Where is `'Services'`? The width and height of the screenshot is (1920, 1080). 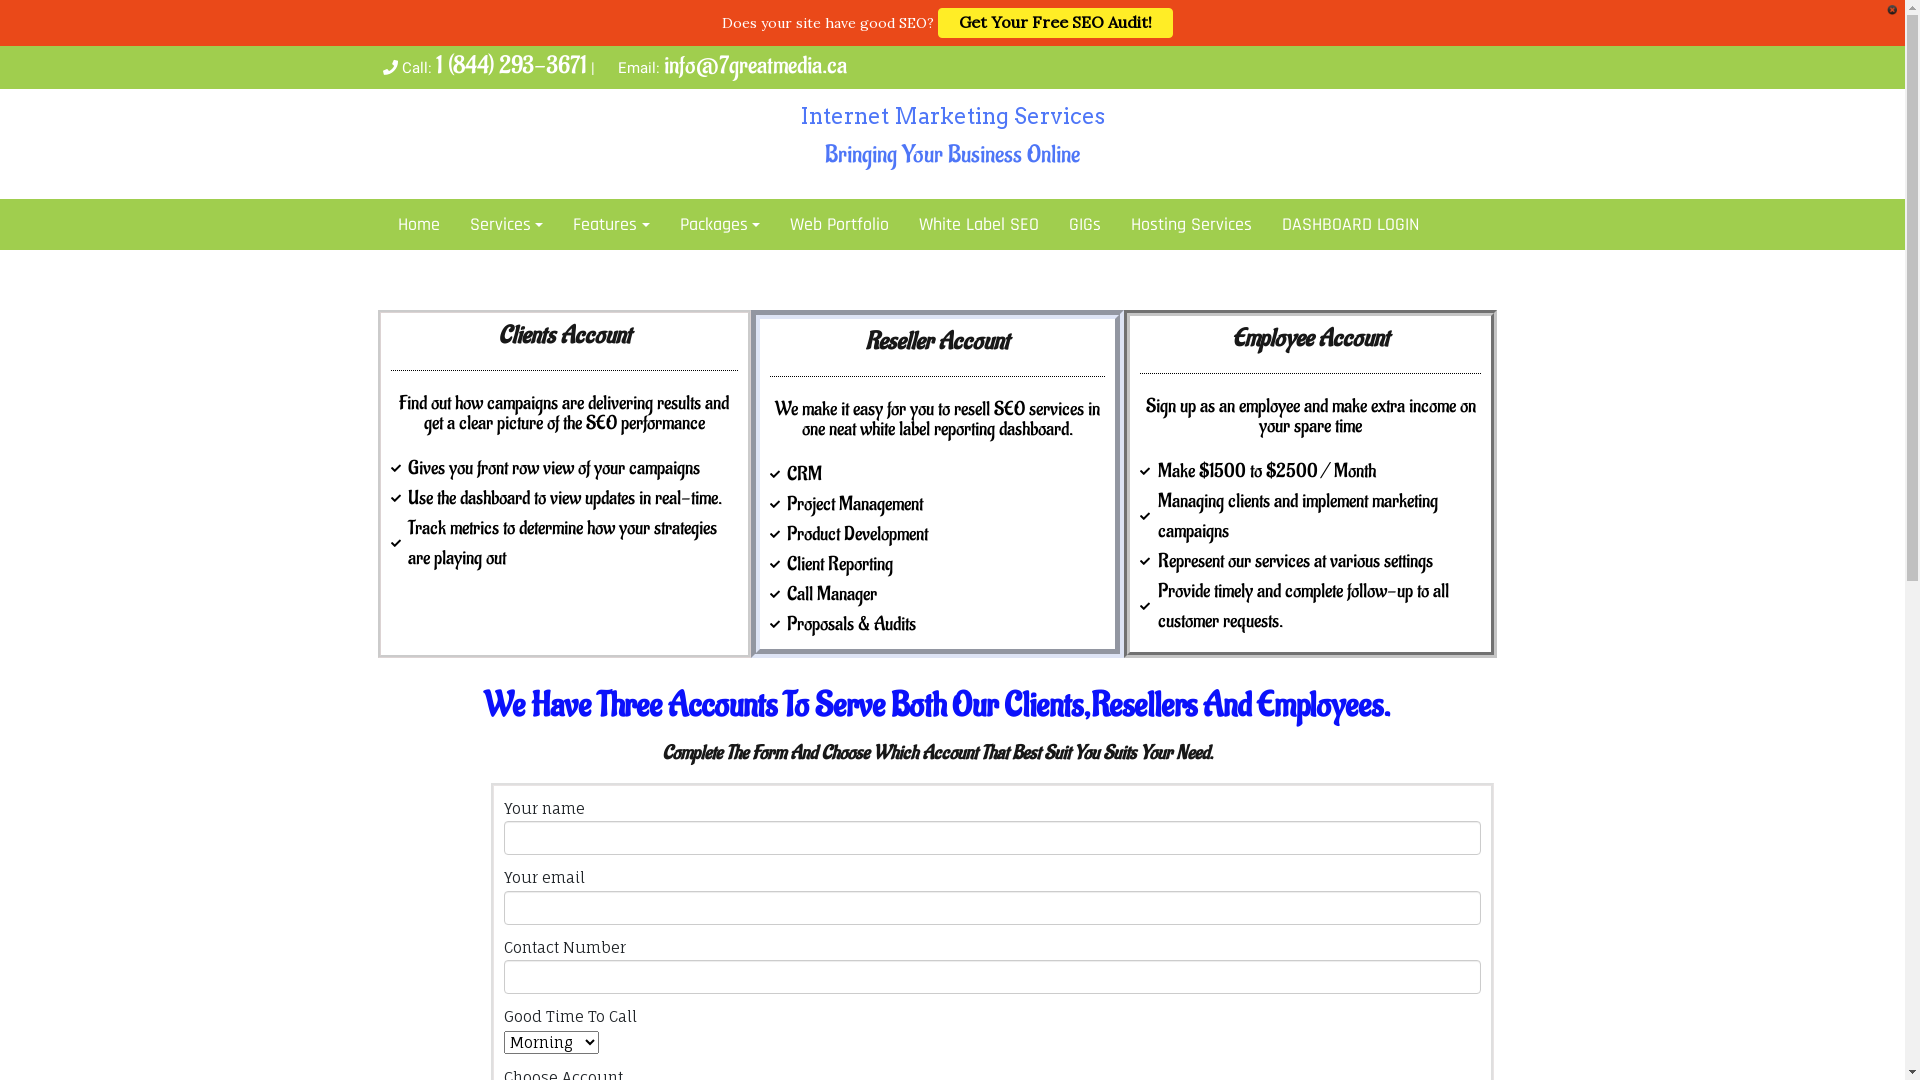
'Services' is located at coordinates (505, 224).